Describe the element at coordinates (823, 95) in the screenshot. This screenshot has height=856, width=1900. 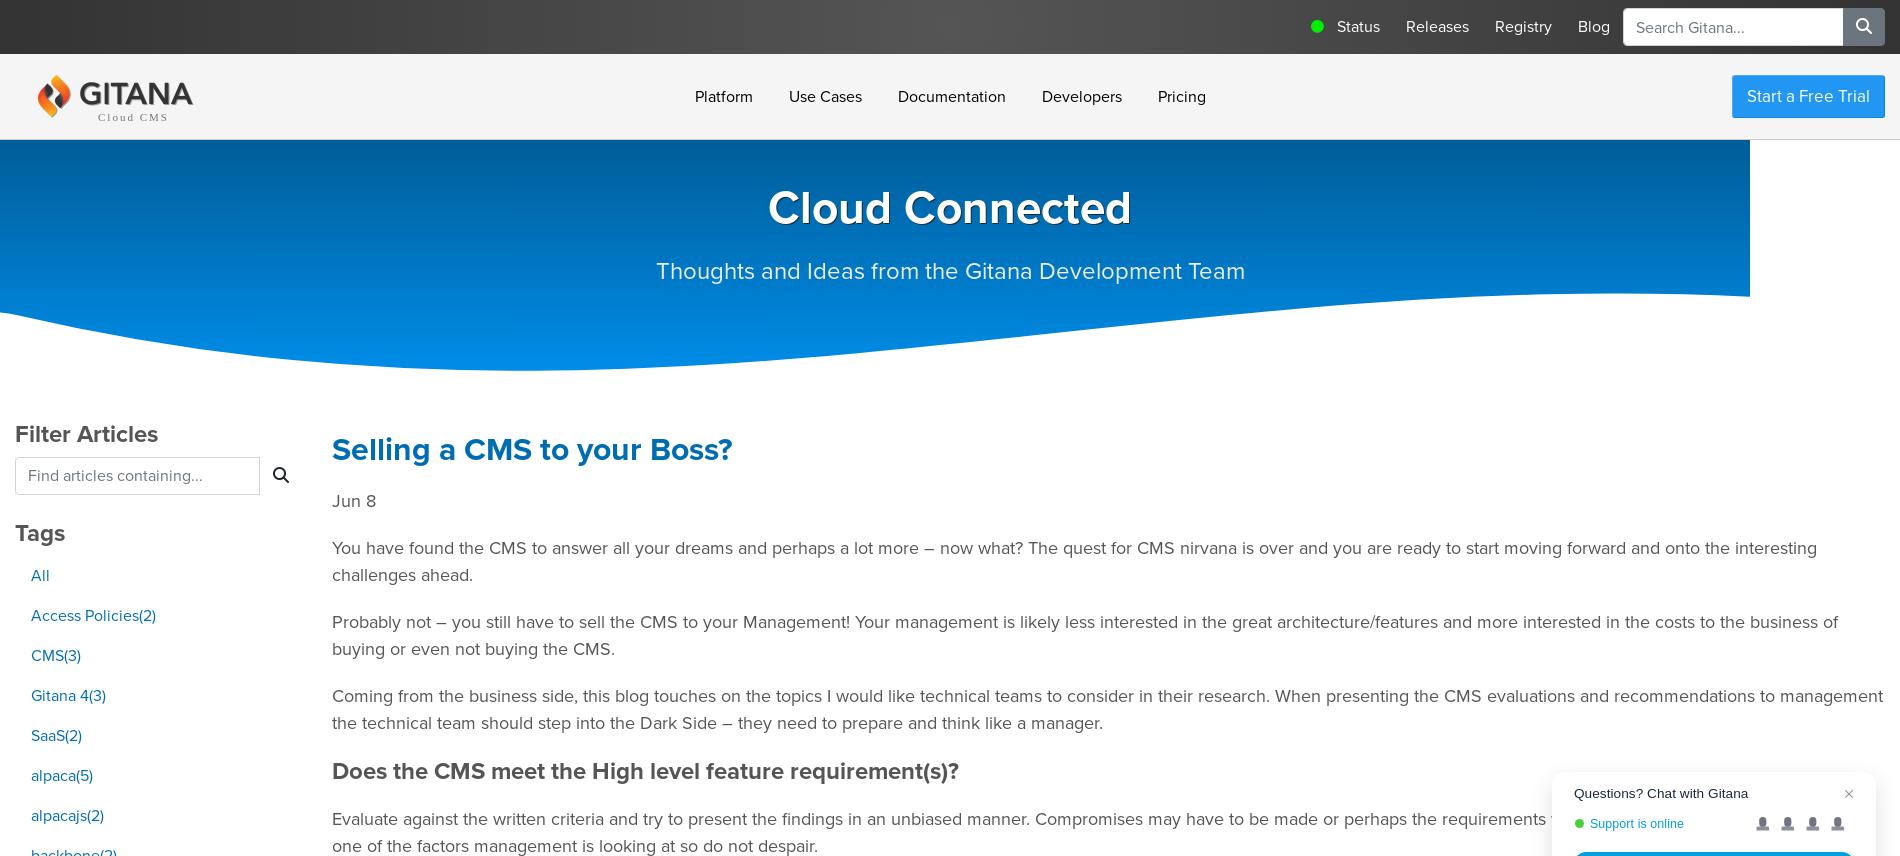
I see `'Use Cases'` at that location.